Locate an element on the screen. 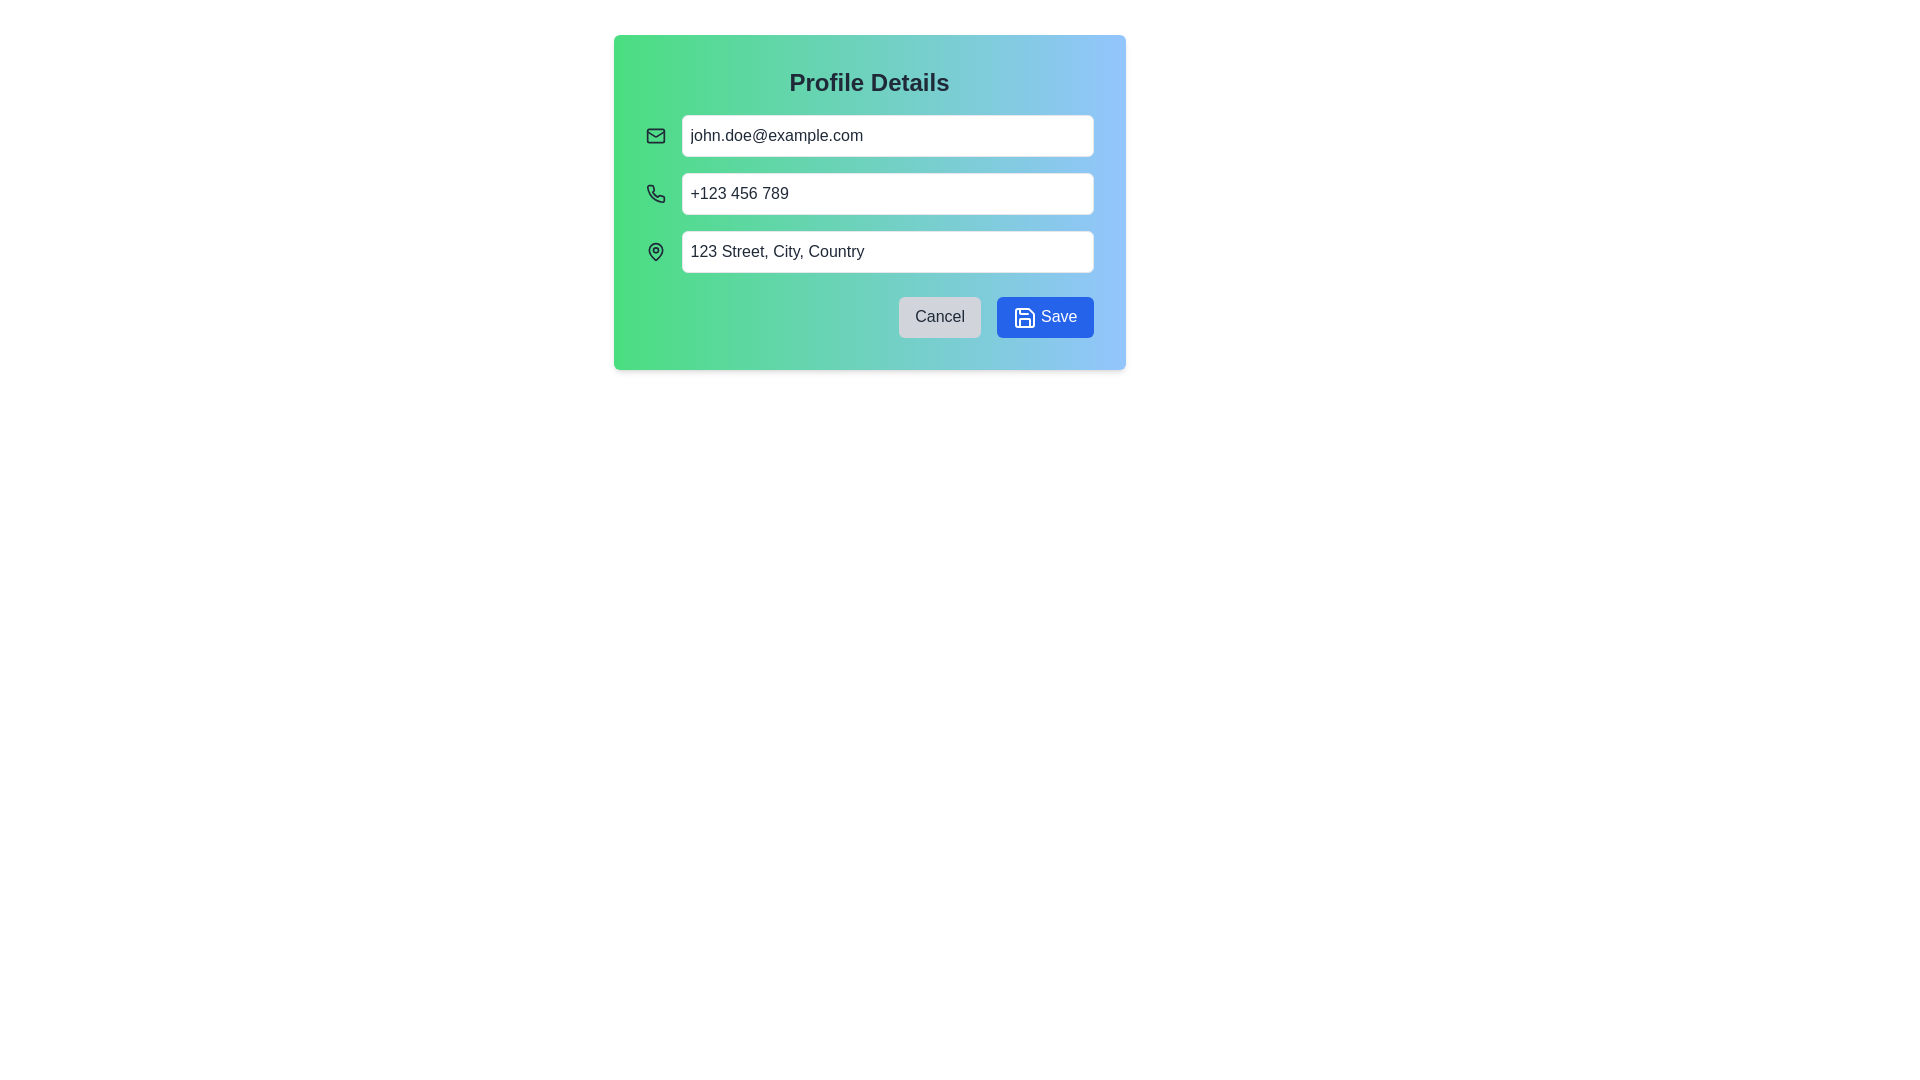 Image resolution: width=1920 pixels, height=1080 pixels. the 'Profile Details' text label, which is displayed in bold and large font at the top center of a color gradient rectangle, contrasting against a green-to-blue background is located at coordinates (869, 82).